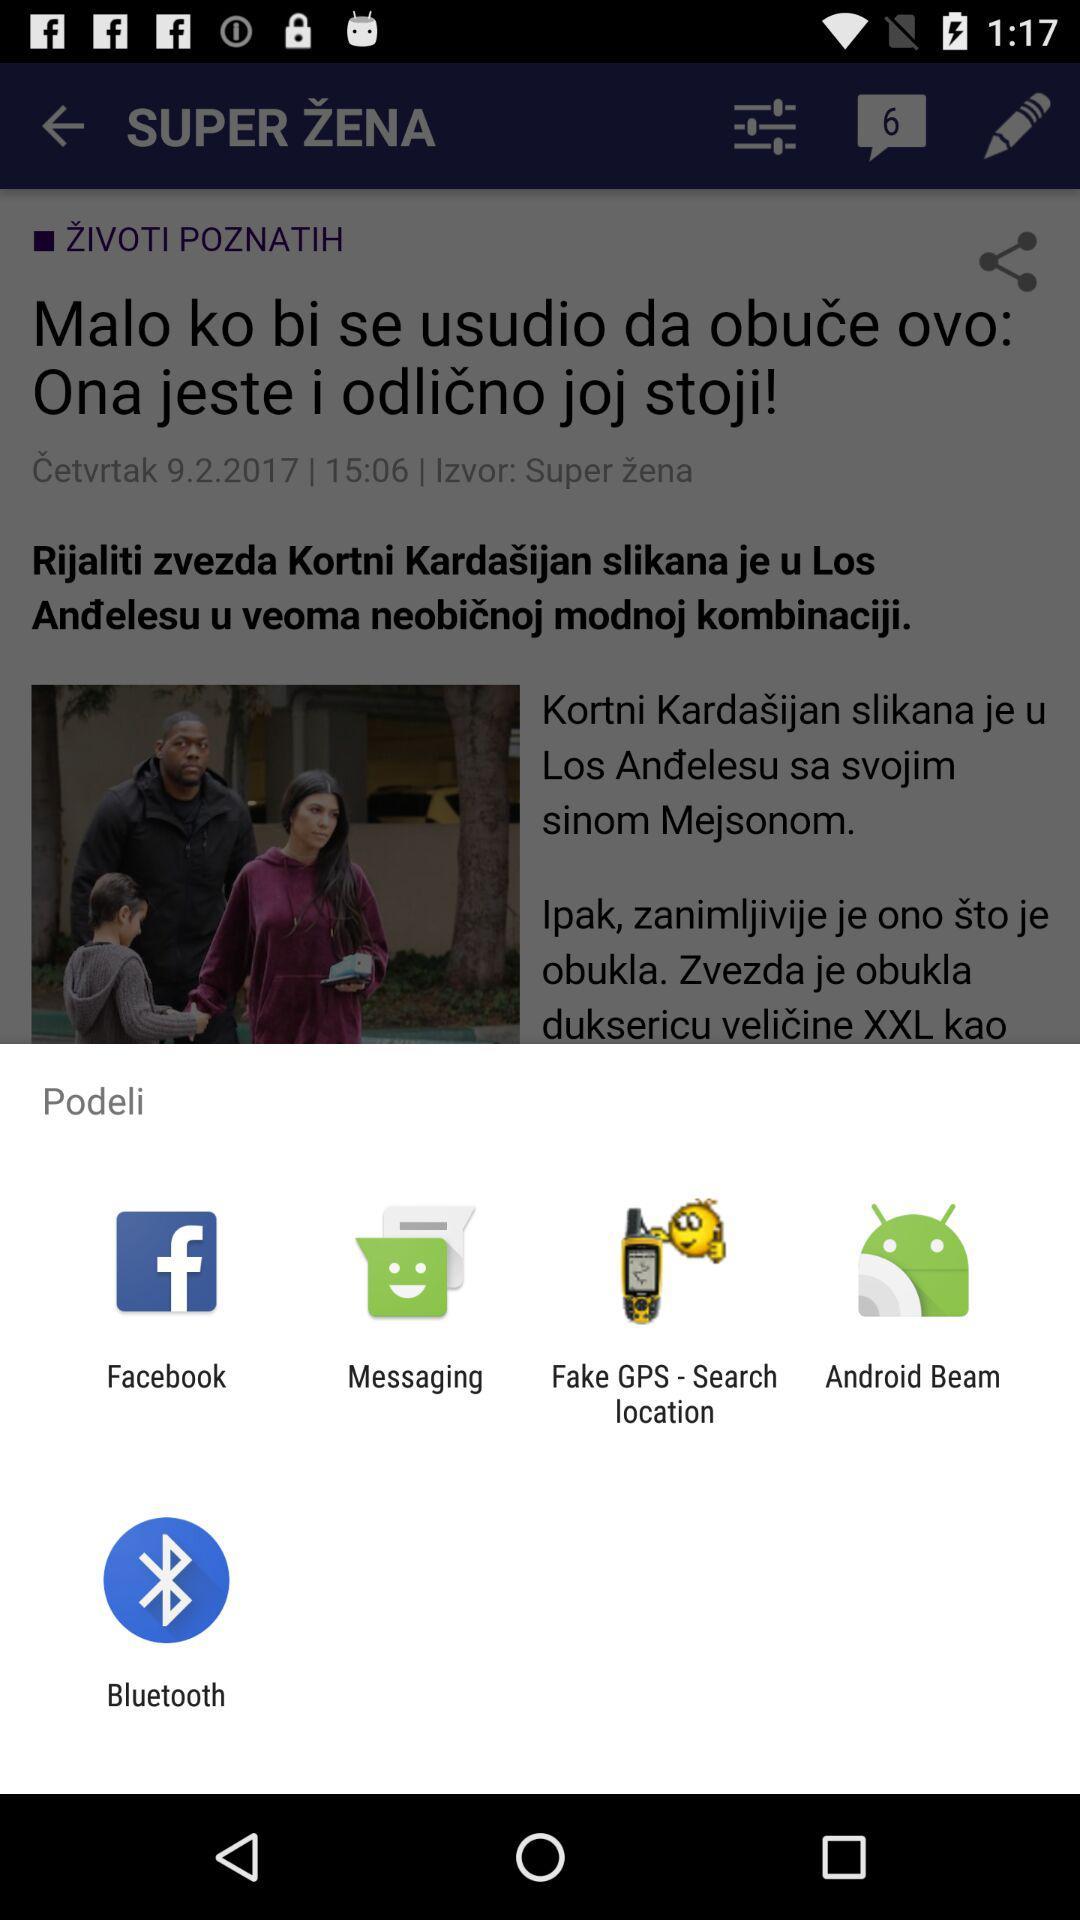  I want to click on bluetooth app, so click(165, 1711).